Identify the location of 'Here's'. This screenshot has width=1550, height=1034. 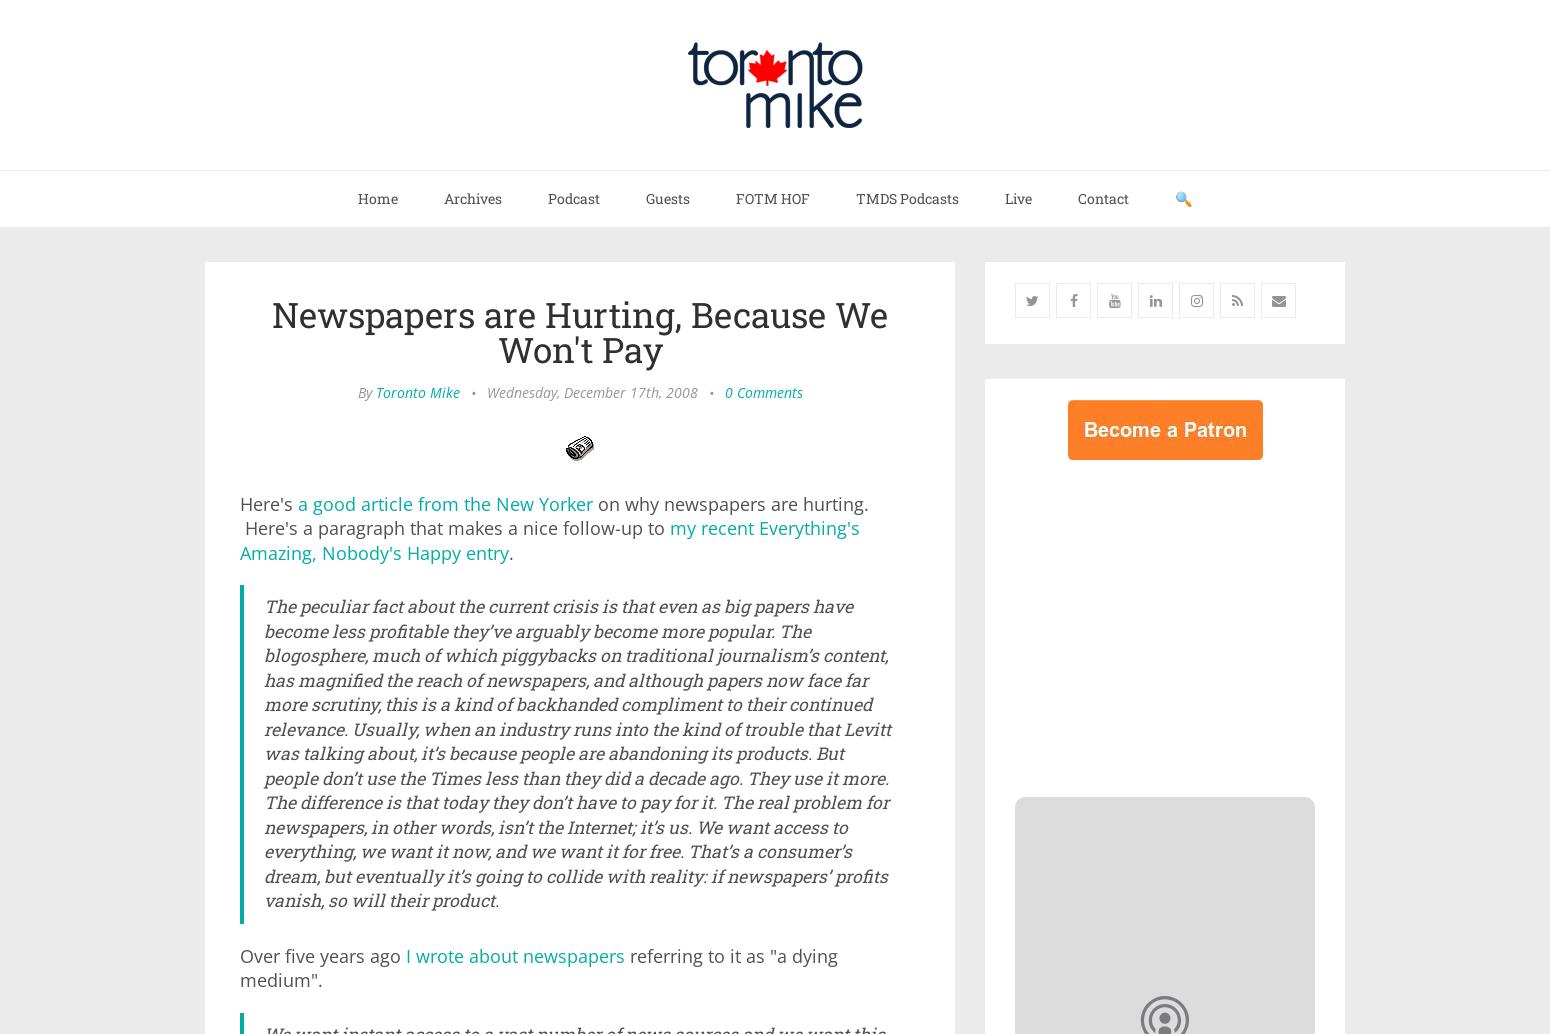
(268, 502).